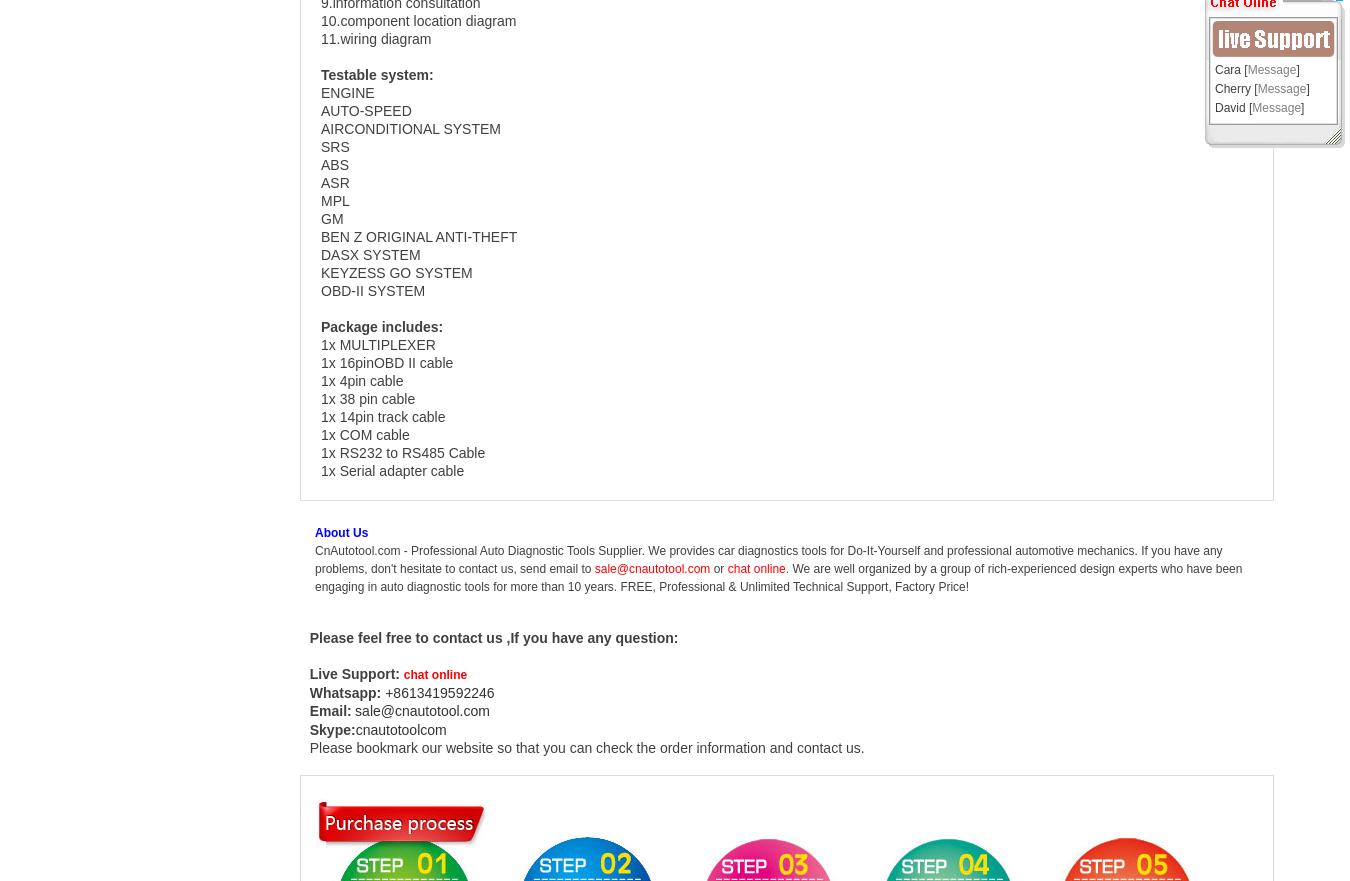 This screenshot has width=1350, height=881. Describe the element at coordinates (333, 182) in the screenshot. I see `'ASR'` at that location.